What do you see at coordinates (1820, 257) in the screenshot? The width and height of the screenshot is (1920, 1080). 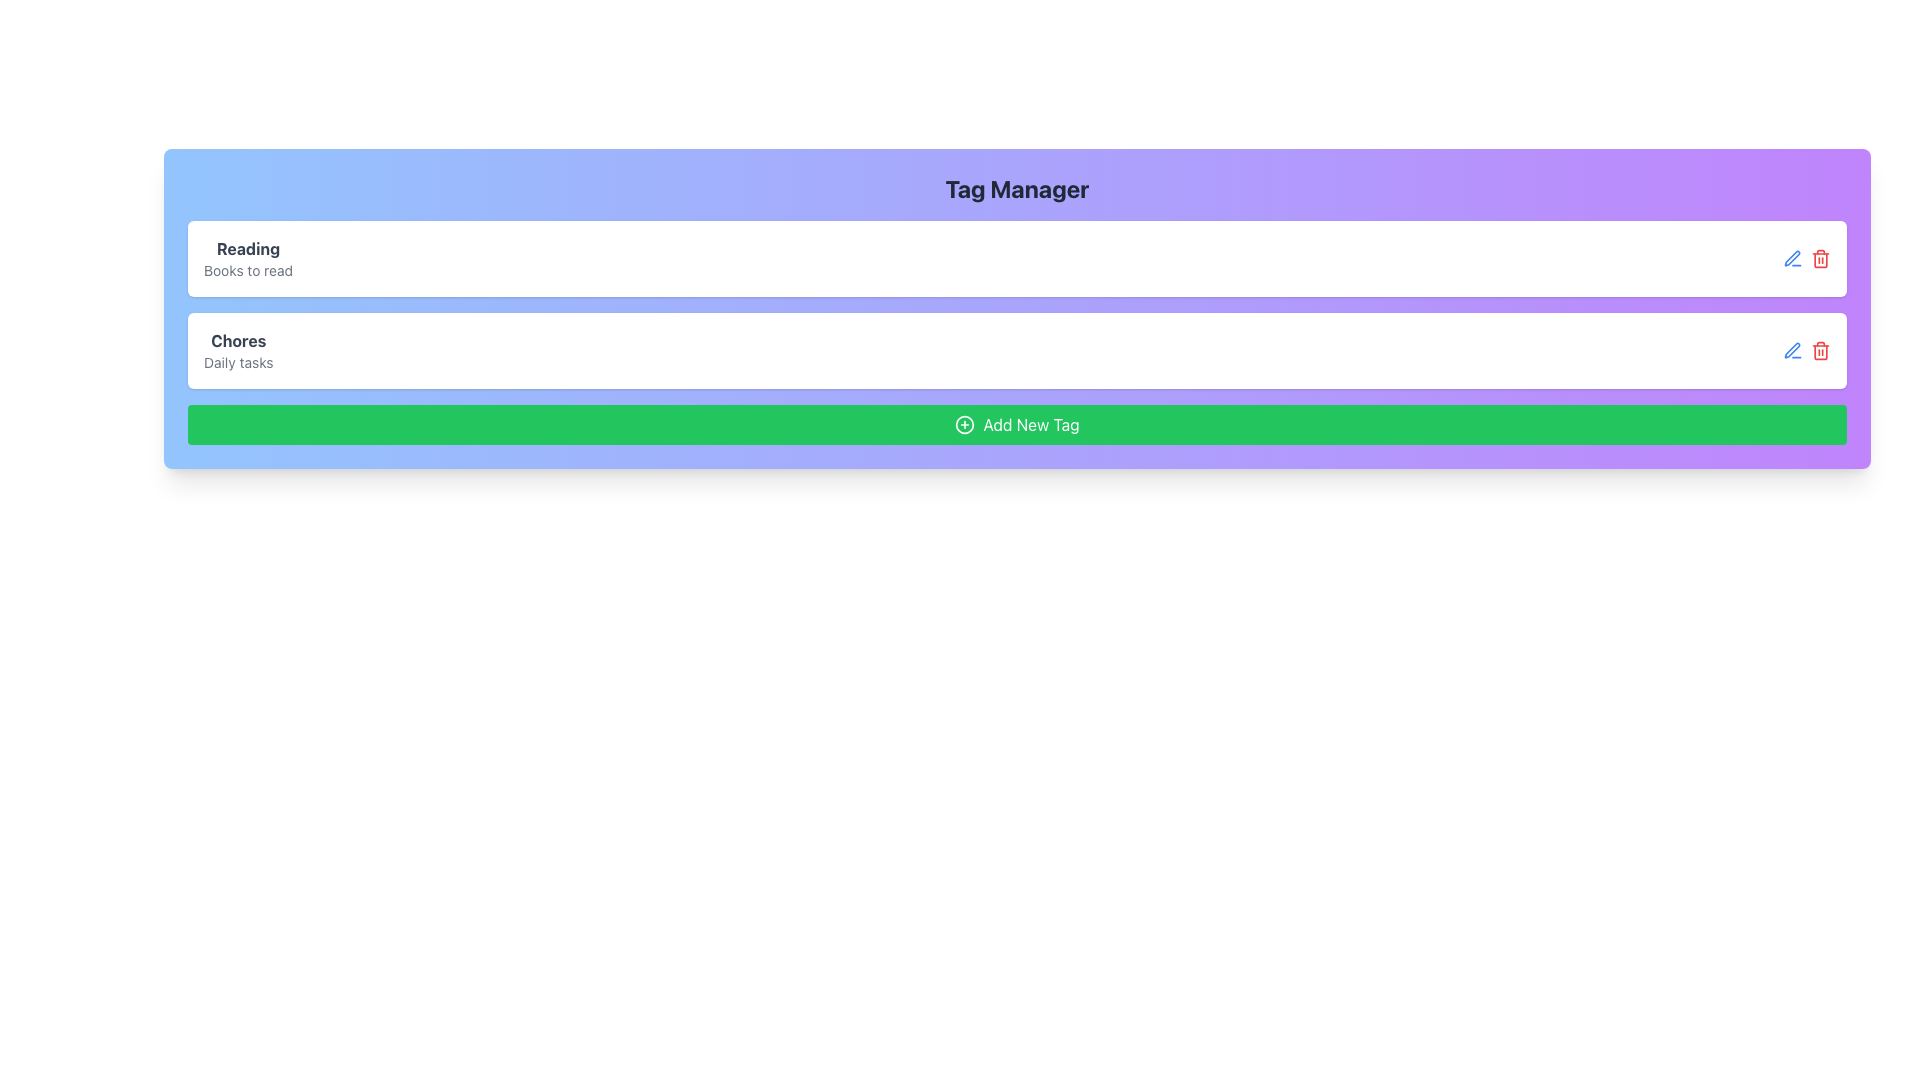 I see `the red trash can icon located on the far right of the row containing the list item labeled 'Reading'` at bounding box center [1820, 257].